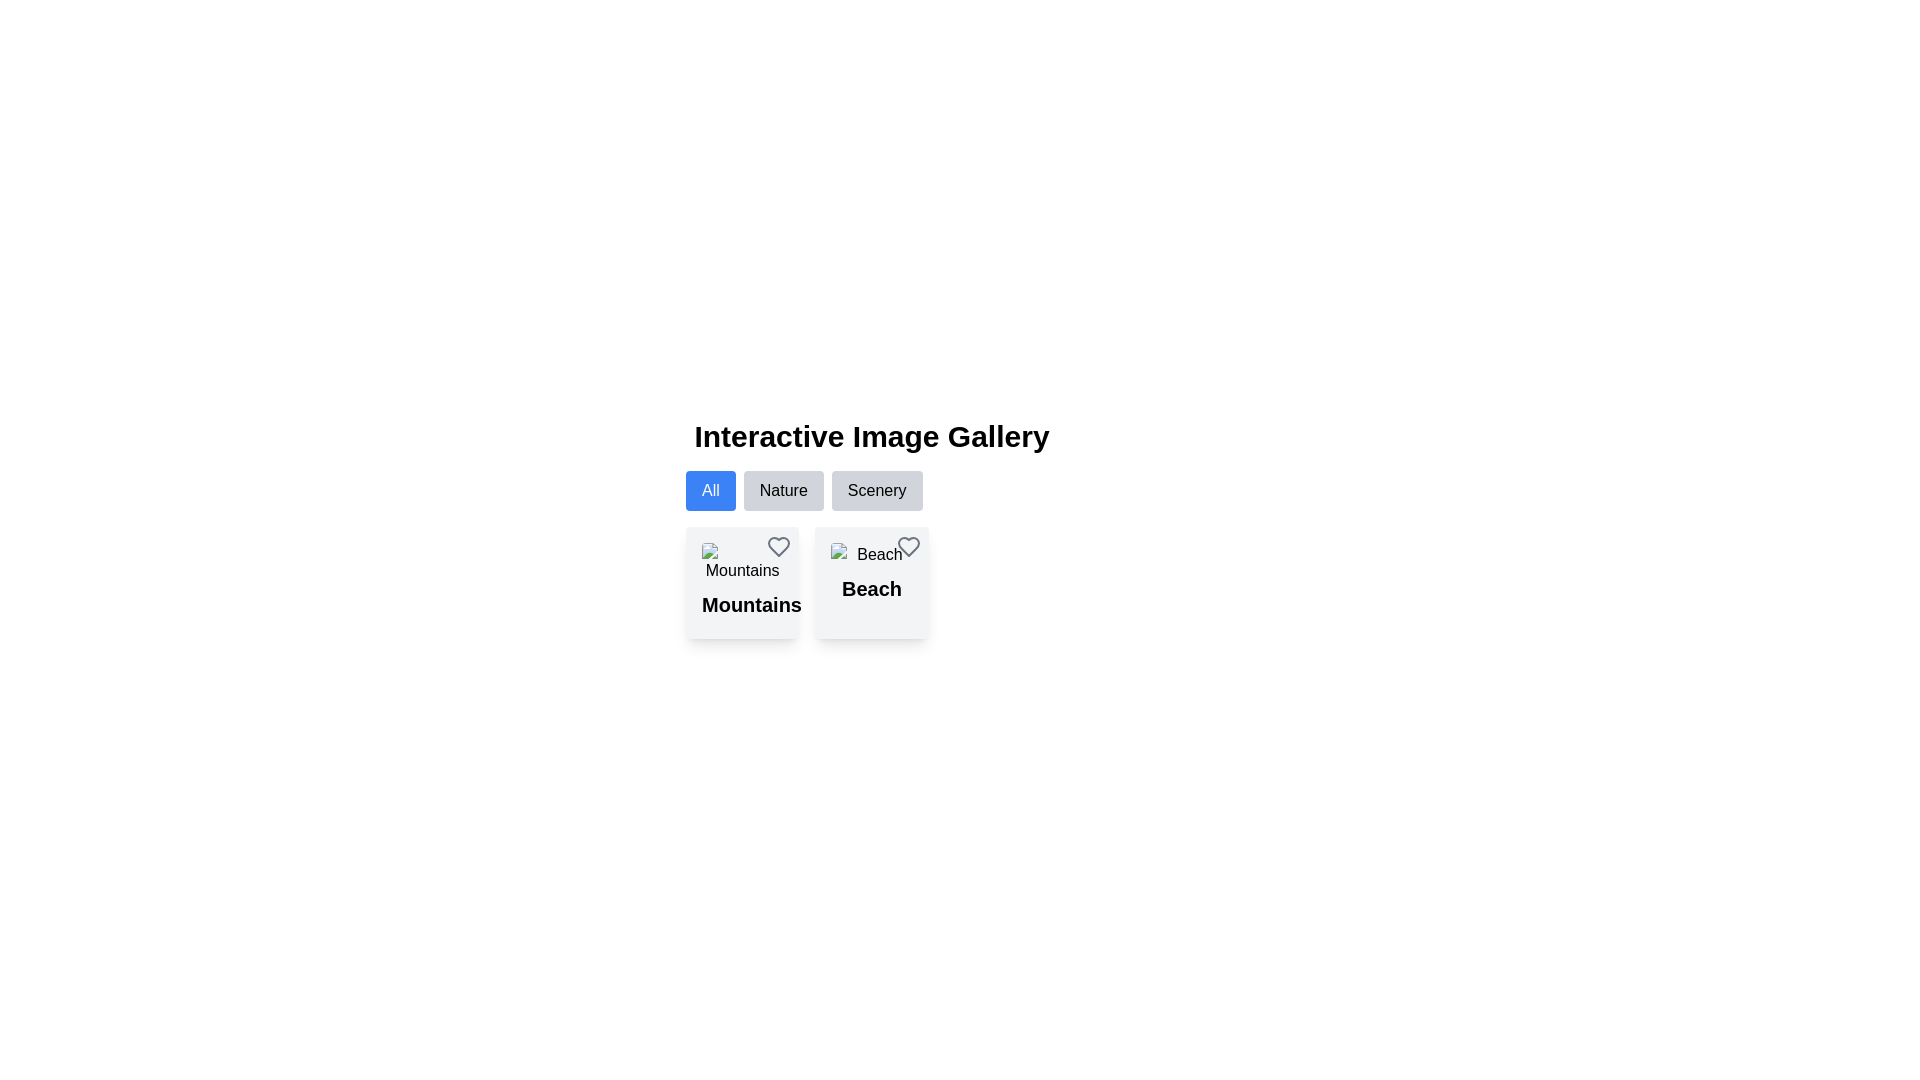 The width and height of the screenshot is (1920, 1080). I want to click on the blue button labeled 'All', so click(710, 490).